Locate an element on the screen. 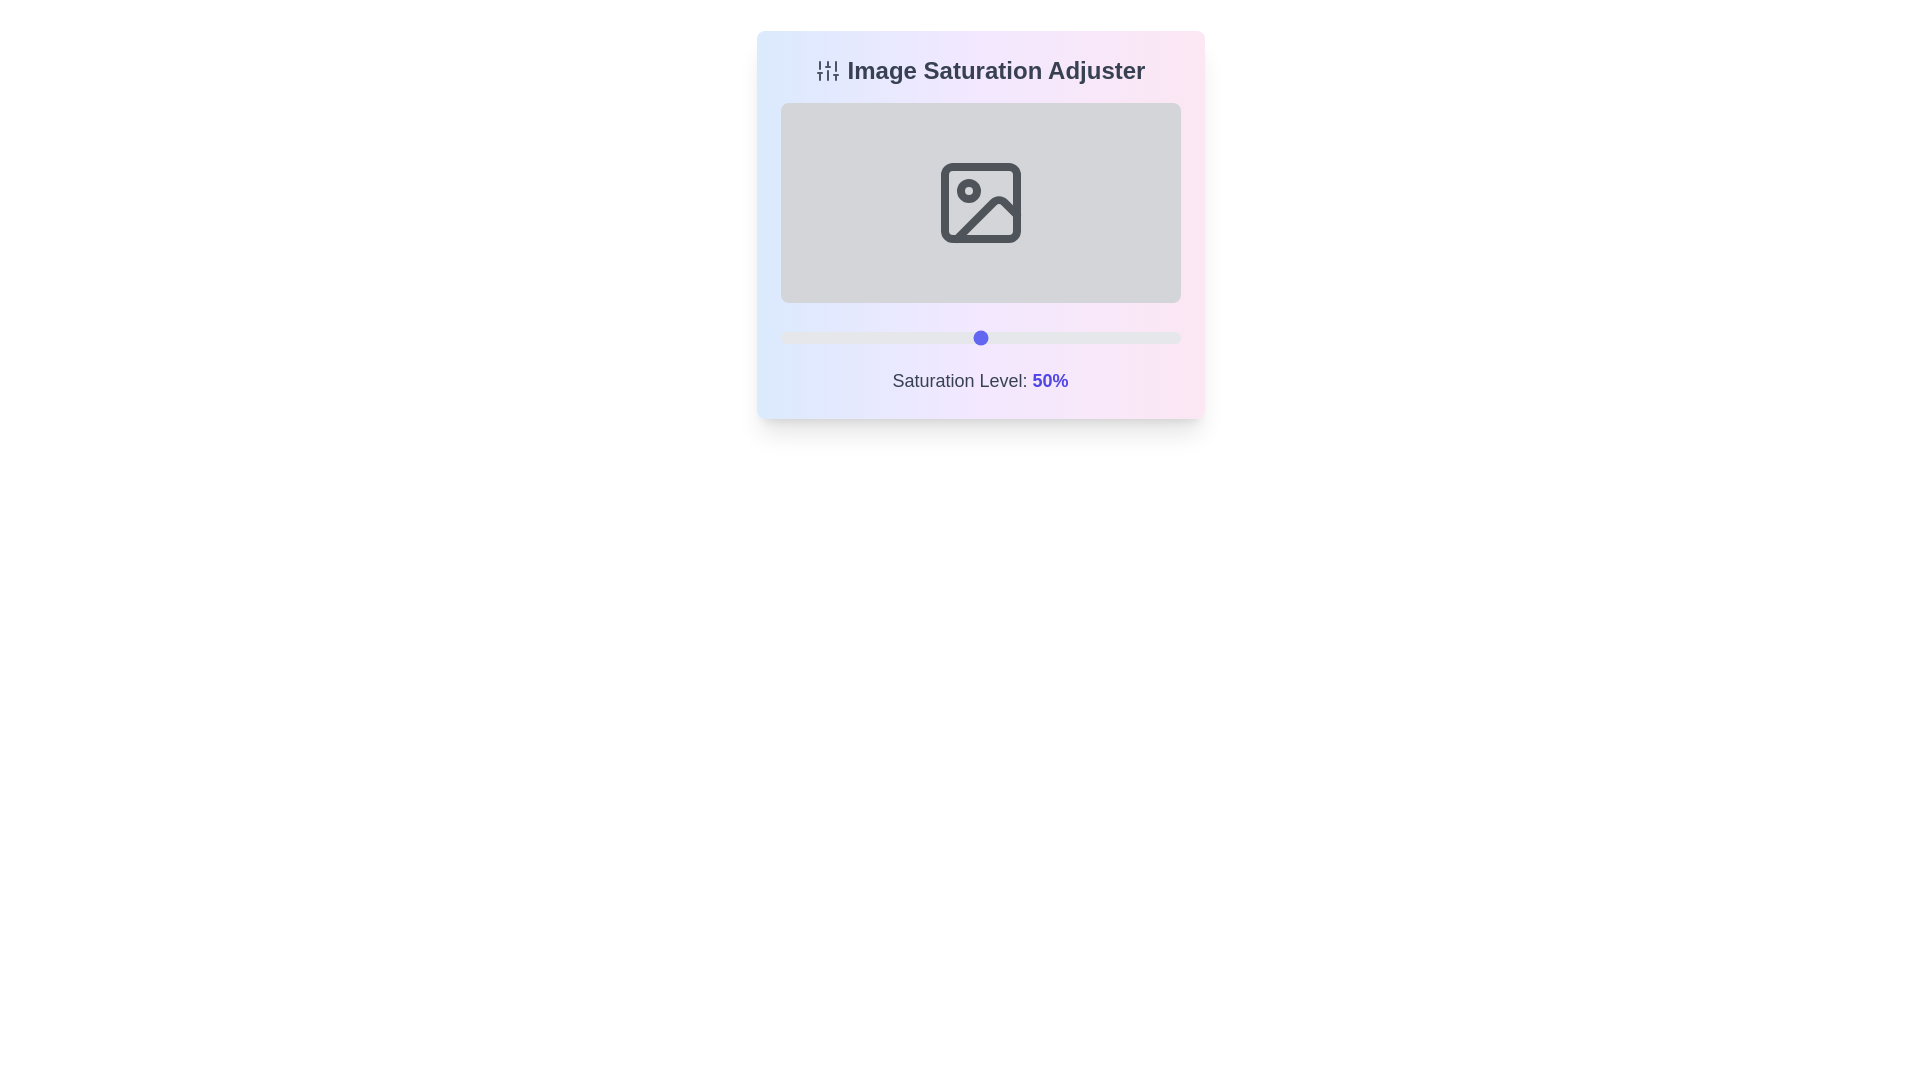 This screenshot has height=1080, width=1920. the saturation level to 50% by interacting with the slider is located at coordinates (980, 337).